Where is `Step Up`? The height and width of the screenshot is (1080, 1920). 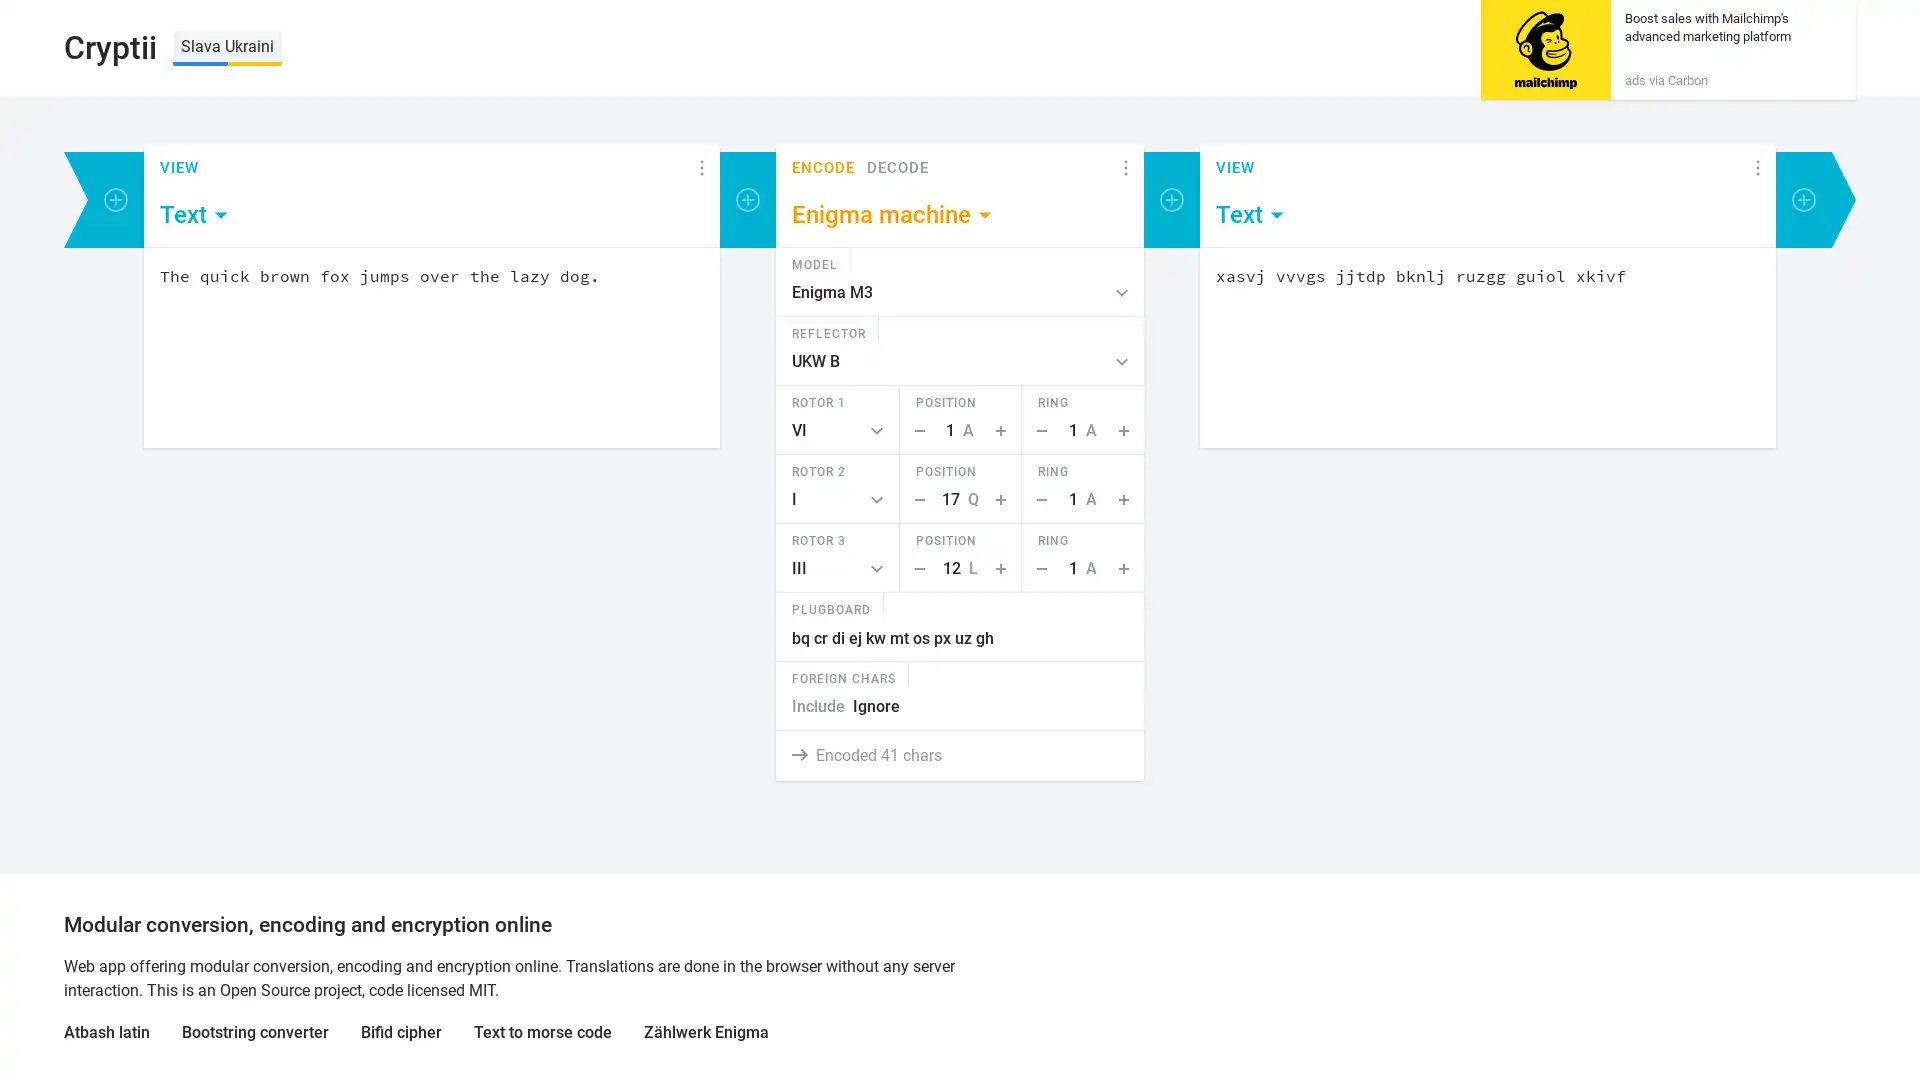
Step Up is located at coordinates (1127, 430).